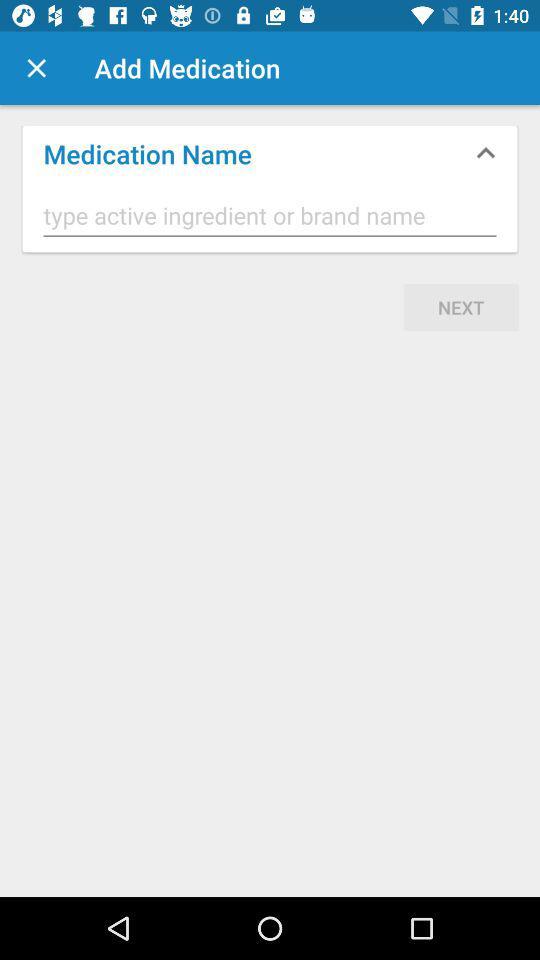 The height and width of the screenshot is (960, 540). I want to click on window, so click(36, 68).